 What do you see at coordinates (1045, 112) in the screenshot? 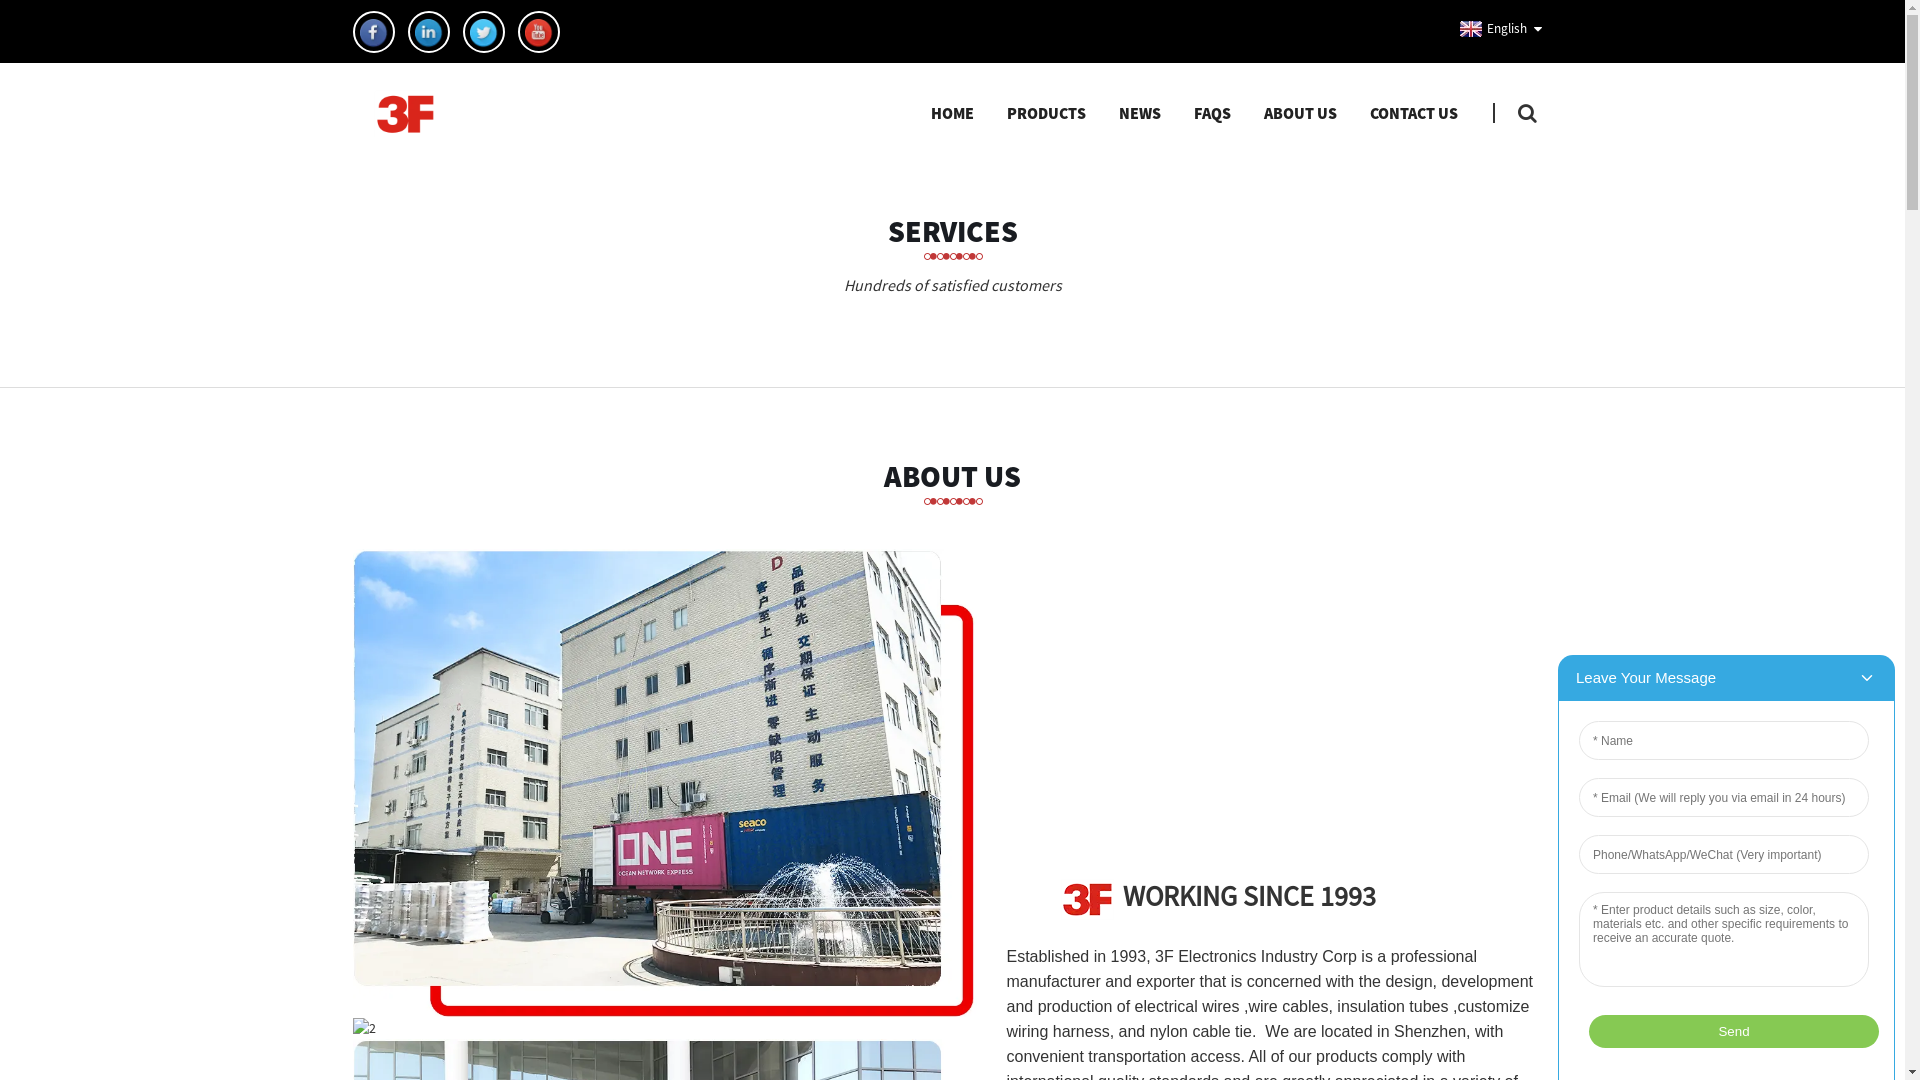
I see `'PRODUCTS'` at bounding box center [1045, 112].